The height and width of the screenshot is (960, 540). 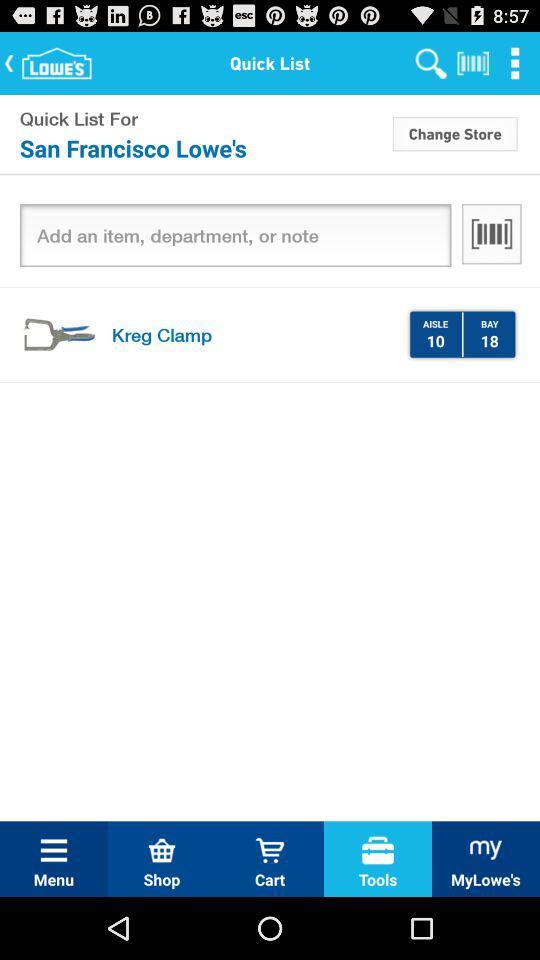 I want to click on 18 item, so click(x=488, y=340).